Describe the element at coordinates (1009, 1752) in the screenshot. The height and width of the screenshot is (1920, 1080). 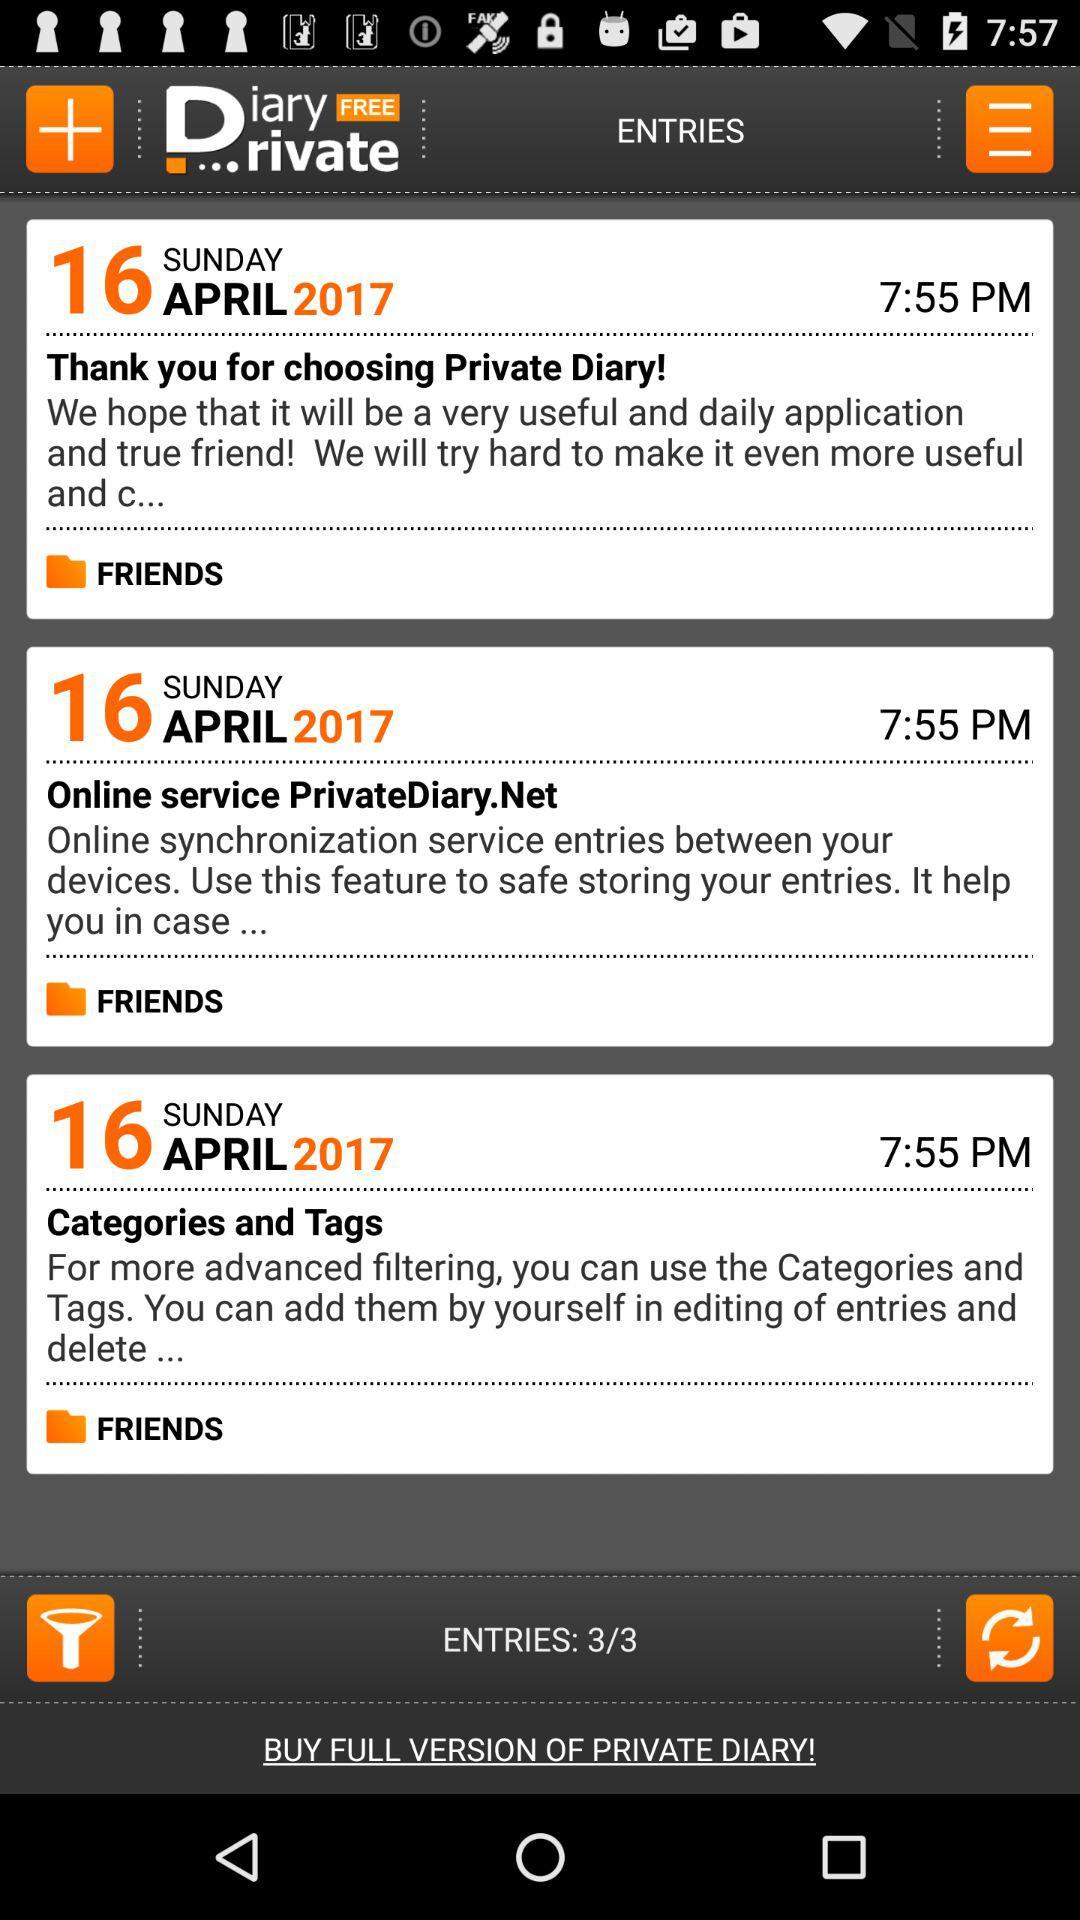
I see `the refresh icon` at that location.